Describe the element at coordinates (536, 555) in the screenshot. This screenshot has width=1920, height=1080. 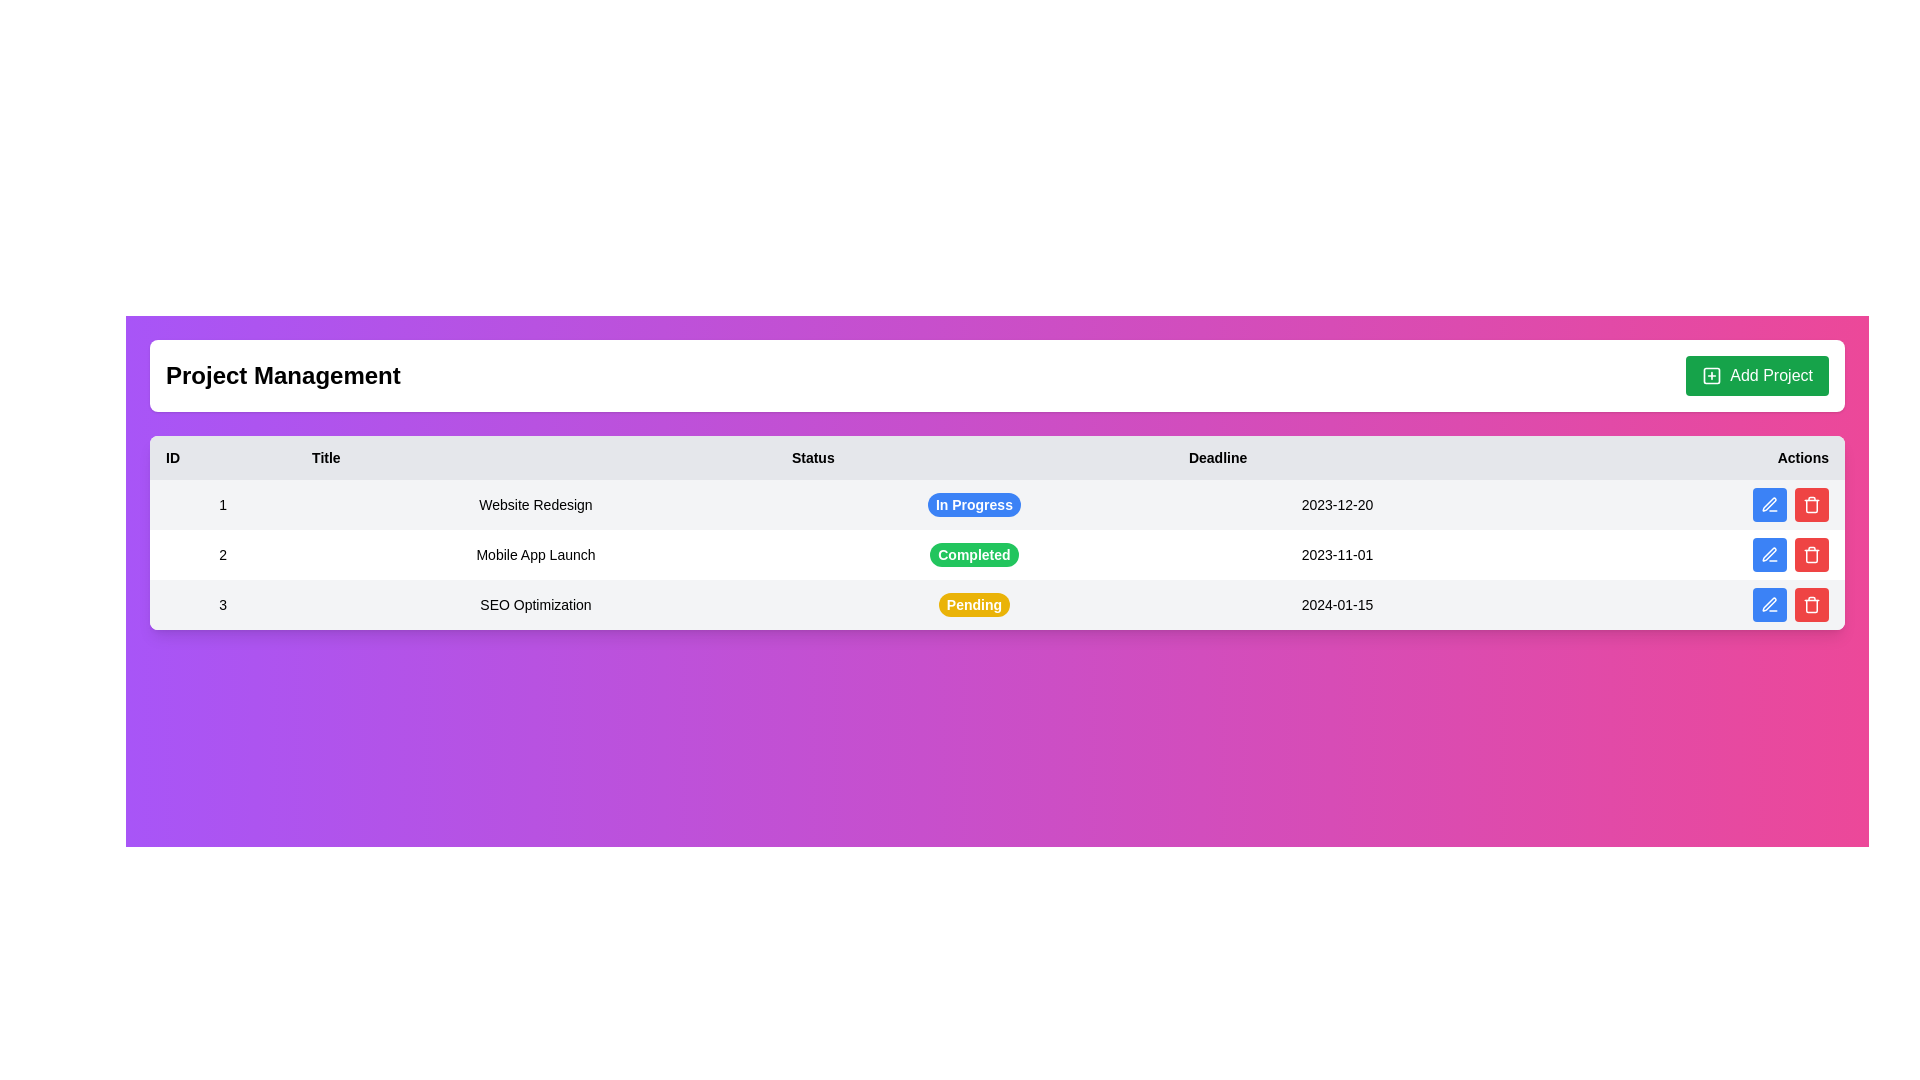
I see `text content of the label representing the title of the project in the 'Title' column of the second row, located between the 'ID' column with value '2' and the 'Status' column showing 'Completed'` at that location.